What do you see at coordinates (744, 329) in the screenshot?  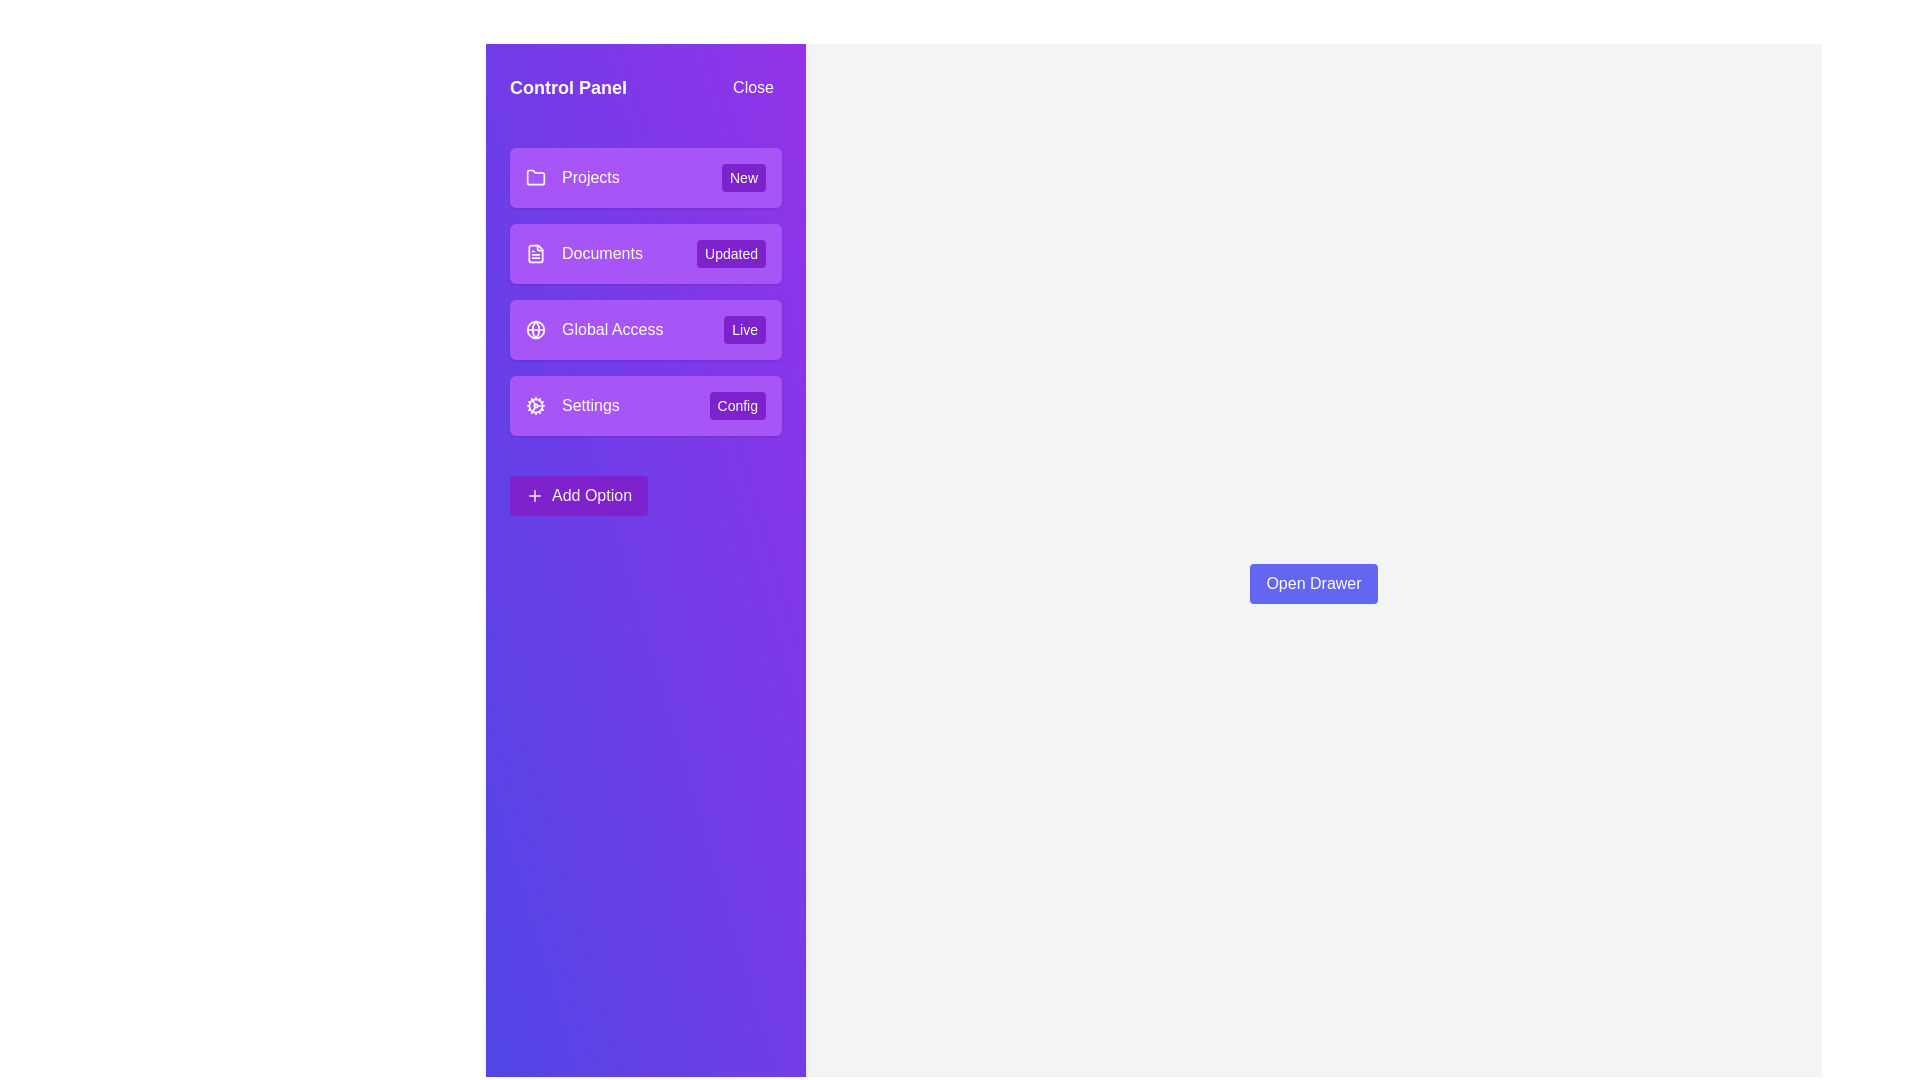 I see `the tag associated with the menu item Global Access` at bounding box center [744, 329].